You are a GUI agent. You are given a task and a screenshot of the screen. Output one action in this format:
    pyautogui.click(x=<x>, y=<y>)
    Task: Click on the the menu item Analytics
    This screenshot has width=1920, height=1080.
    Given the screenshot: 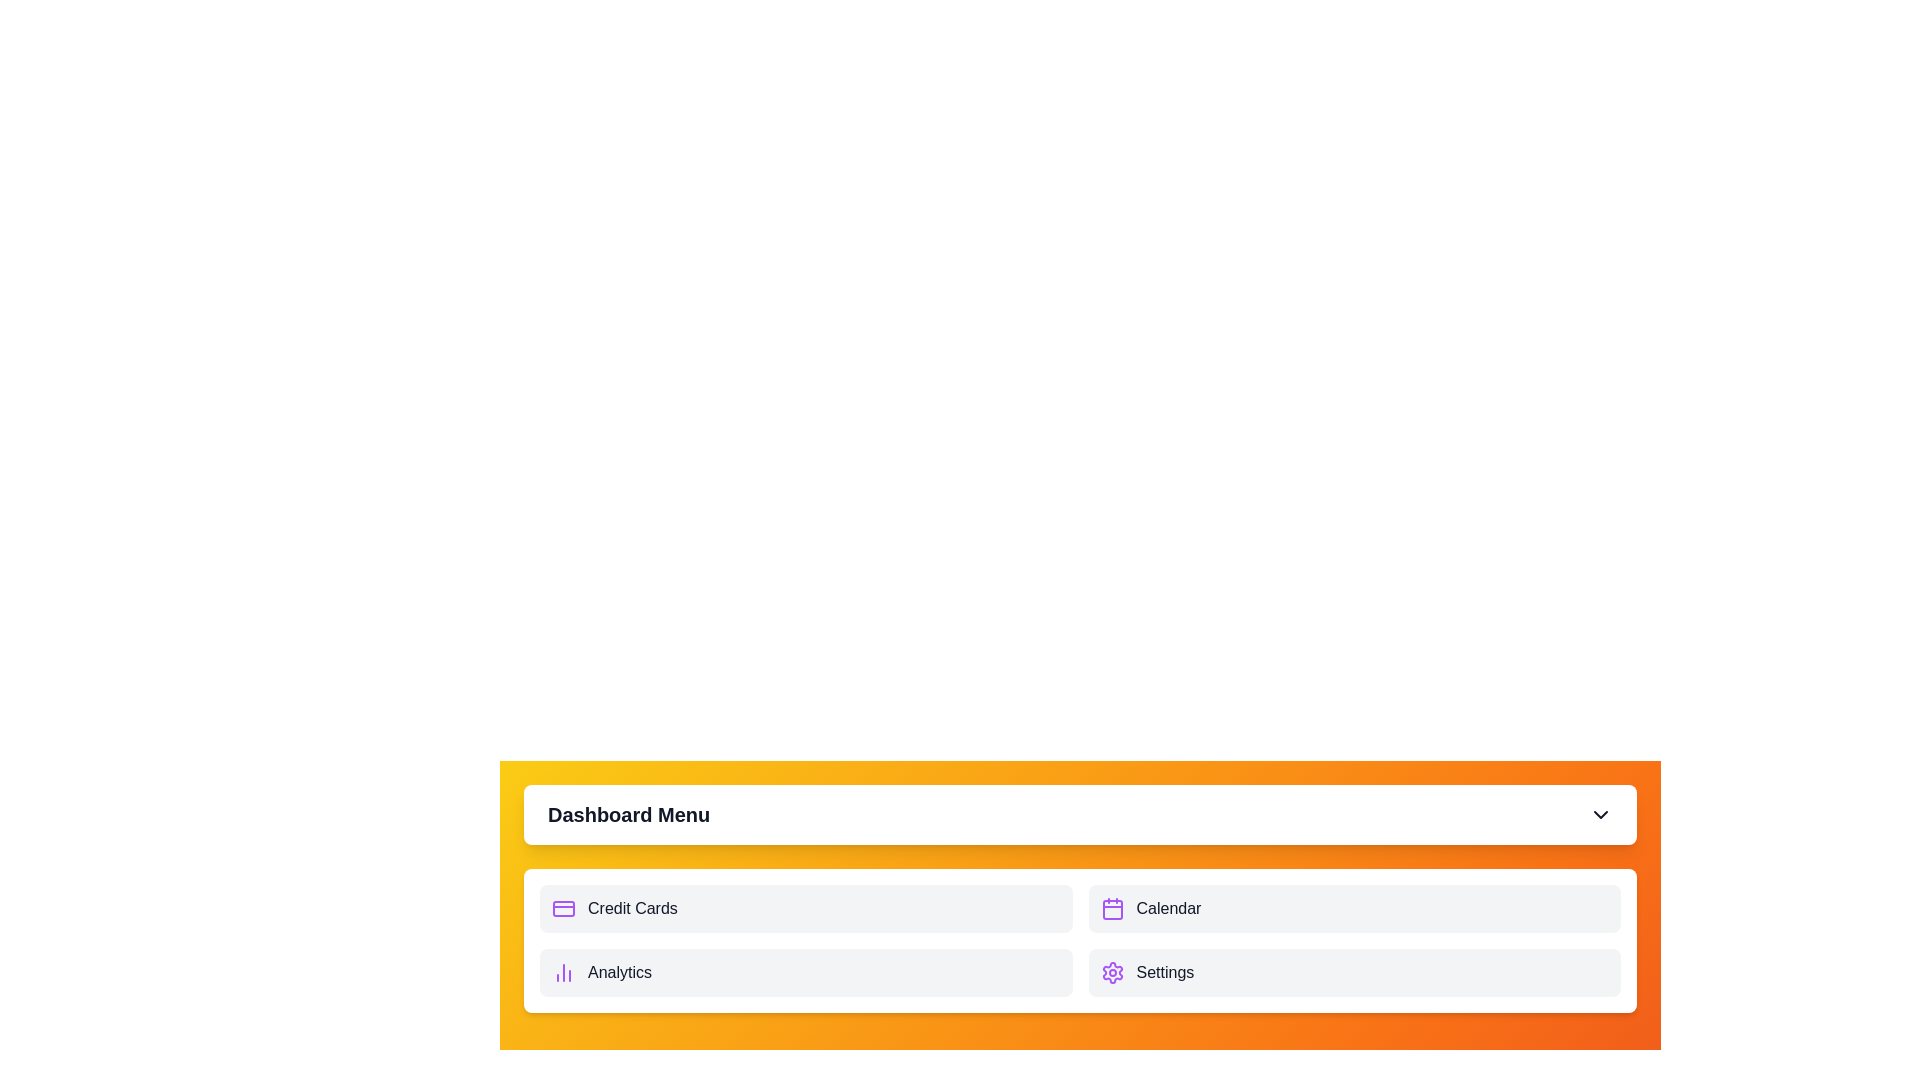 What is the action you would take?
    pyautogui.click(x=806, y=971)
    